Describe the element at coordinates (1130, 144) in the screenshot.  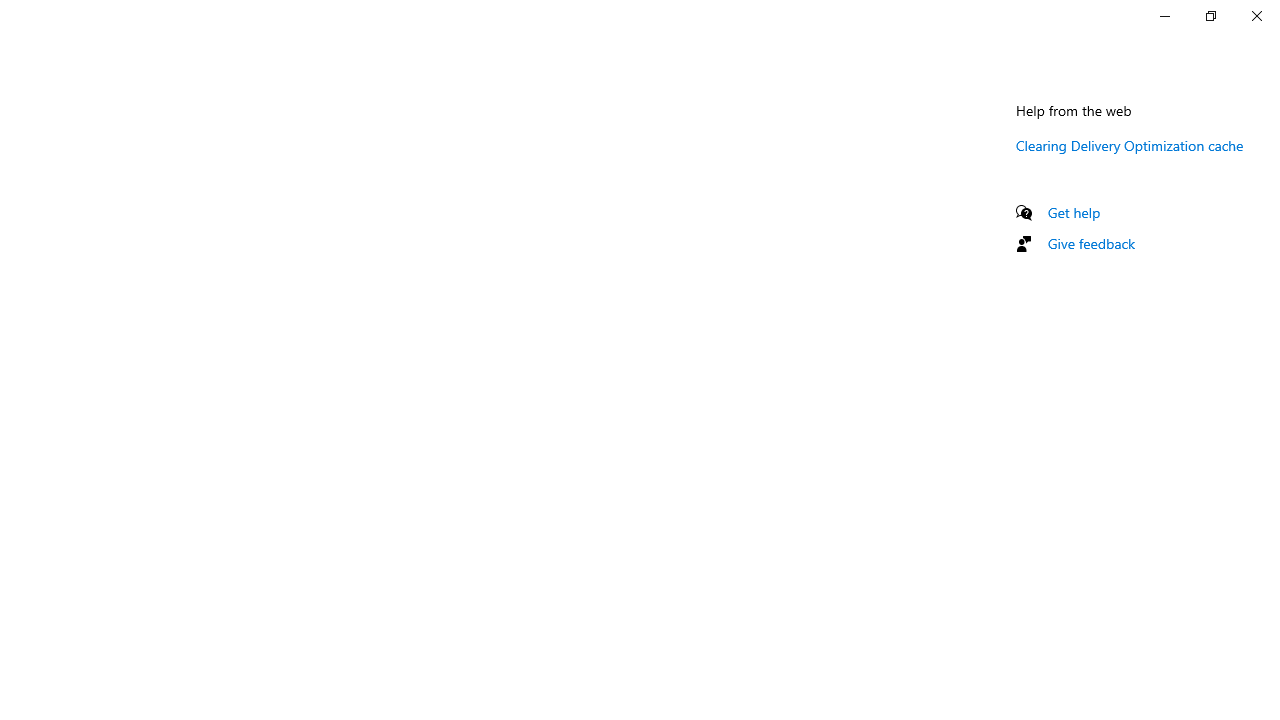
I see `'Clearing Delivery Optimization cache'` at that location.